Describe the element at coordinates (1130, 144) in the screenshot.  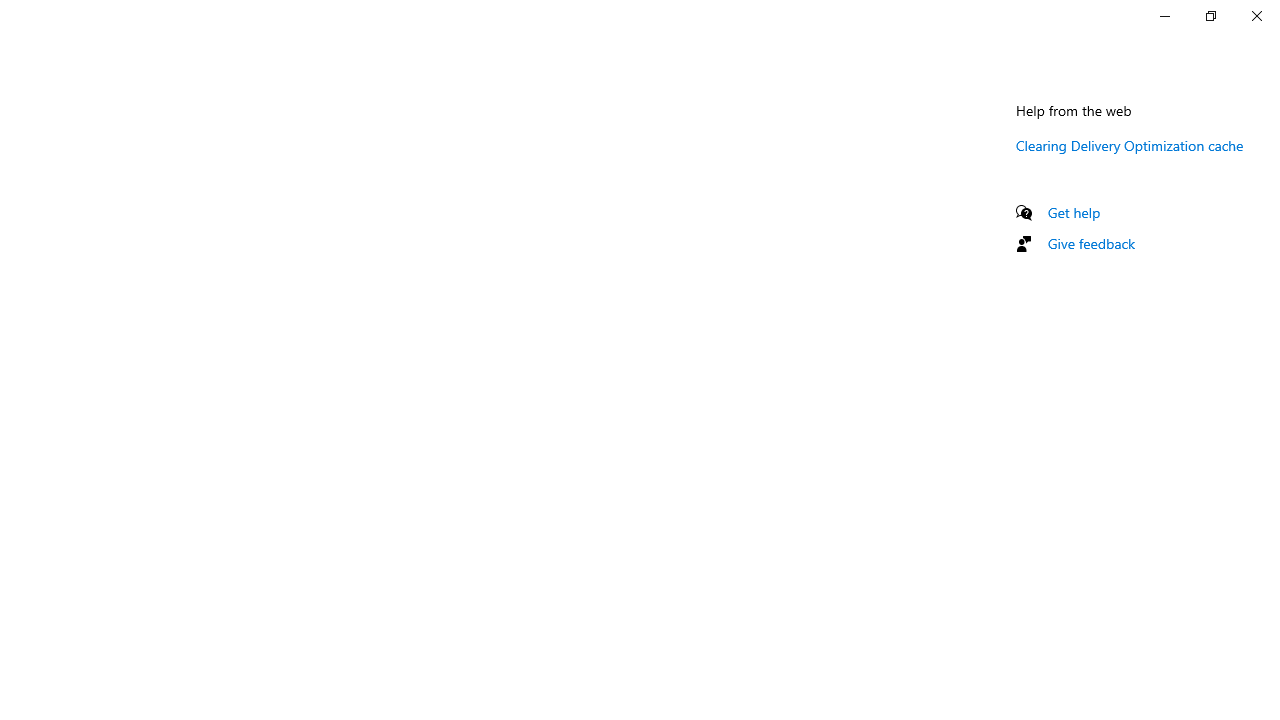
I see `'Clearing Delivery Optimization cache'` at that location.